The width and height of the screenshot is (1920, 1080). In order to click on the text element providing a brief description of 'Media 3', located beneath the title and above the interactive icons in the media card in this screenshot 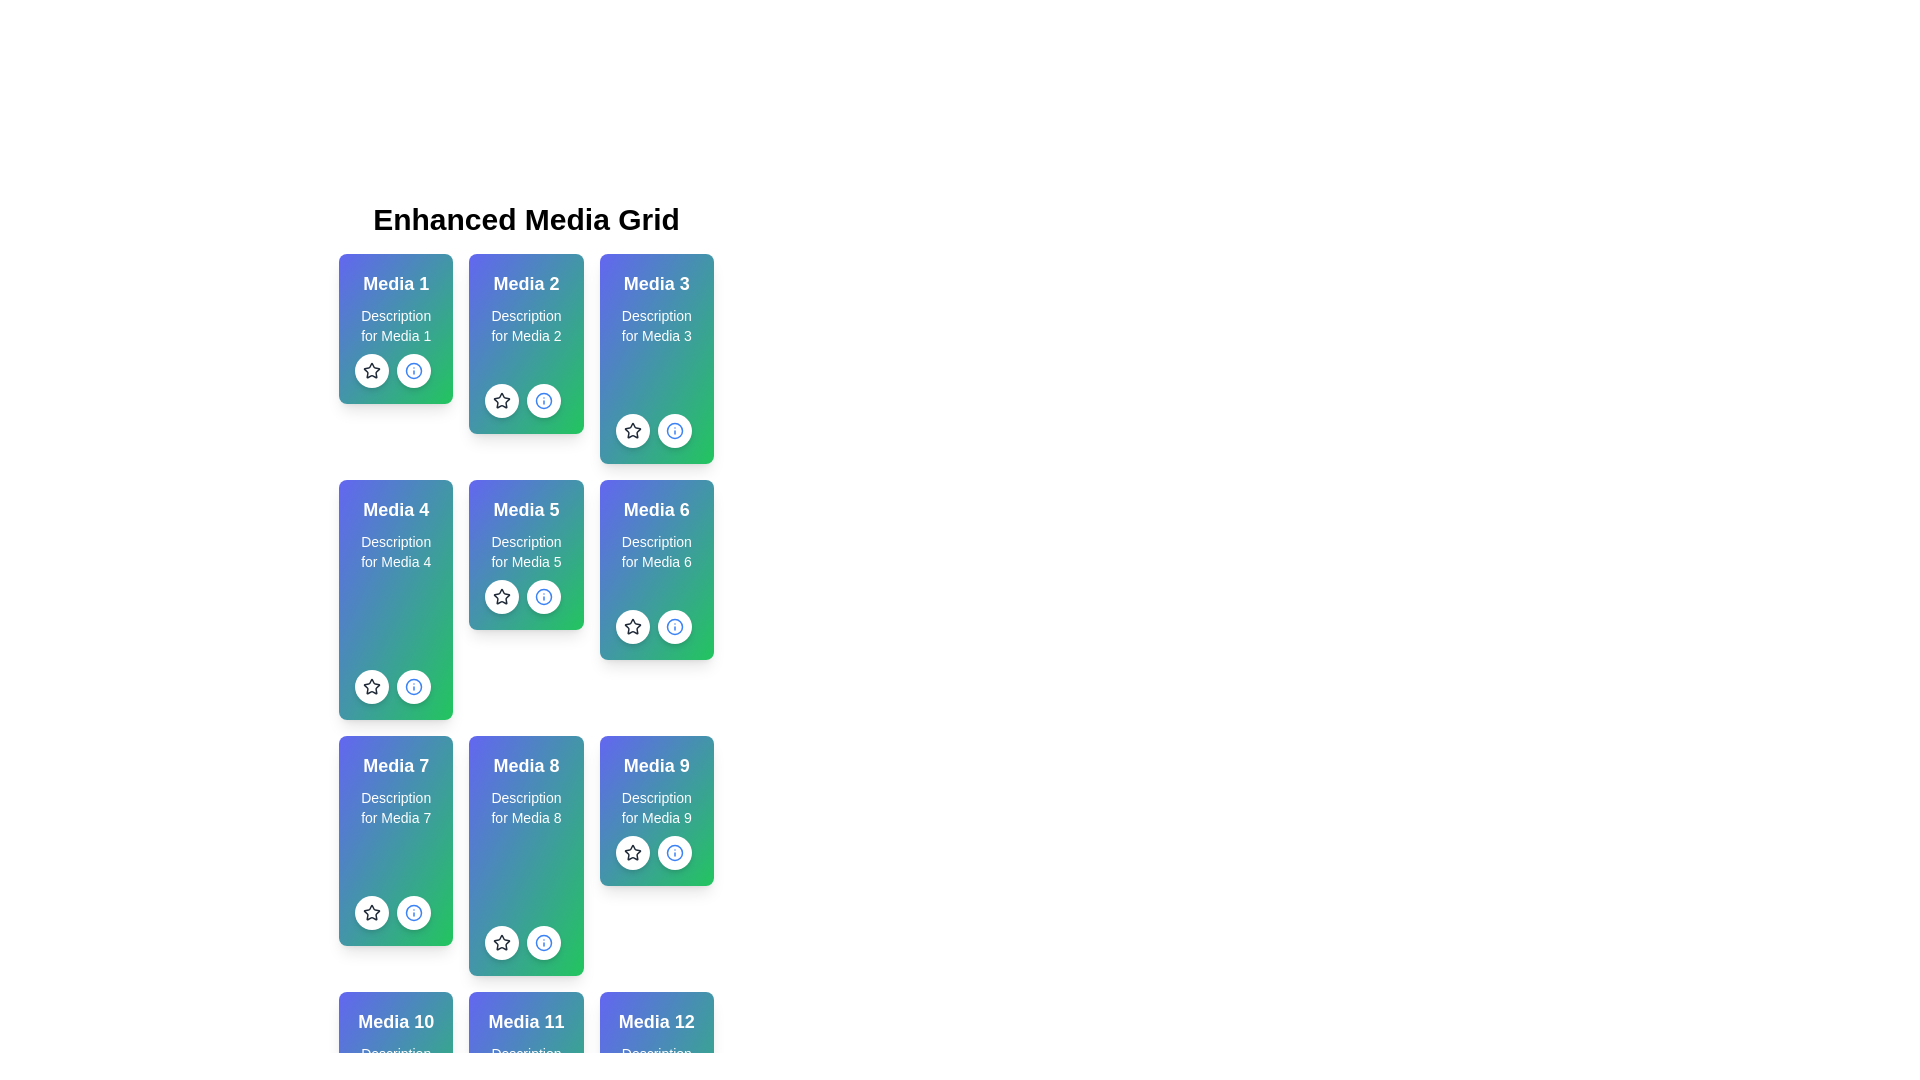, I will do `click(656, 325)`.